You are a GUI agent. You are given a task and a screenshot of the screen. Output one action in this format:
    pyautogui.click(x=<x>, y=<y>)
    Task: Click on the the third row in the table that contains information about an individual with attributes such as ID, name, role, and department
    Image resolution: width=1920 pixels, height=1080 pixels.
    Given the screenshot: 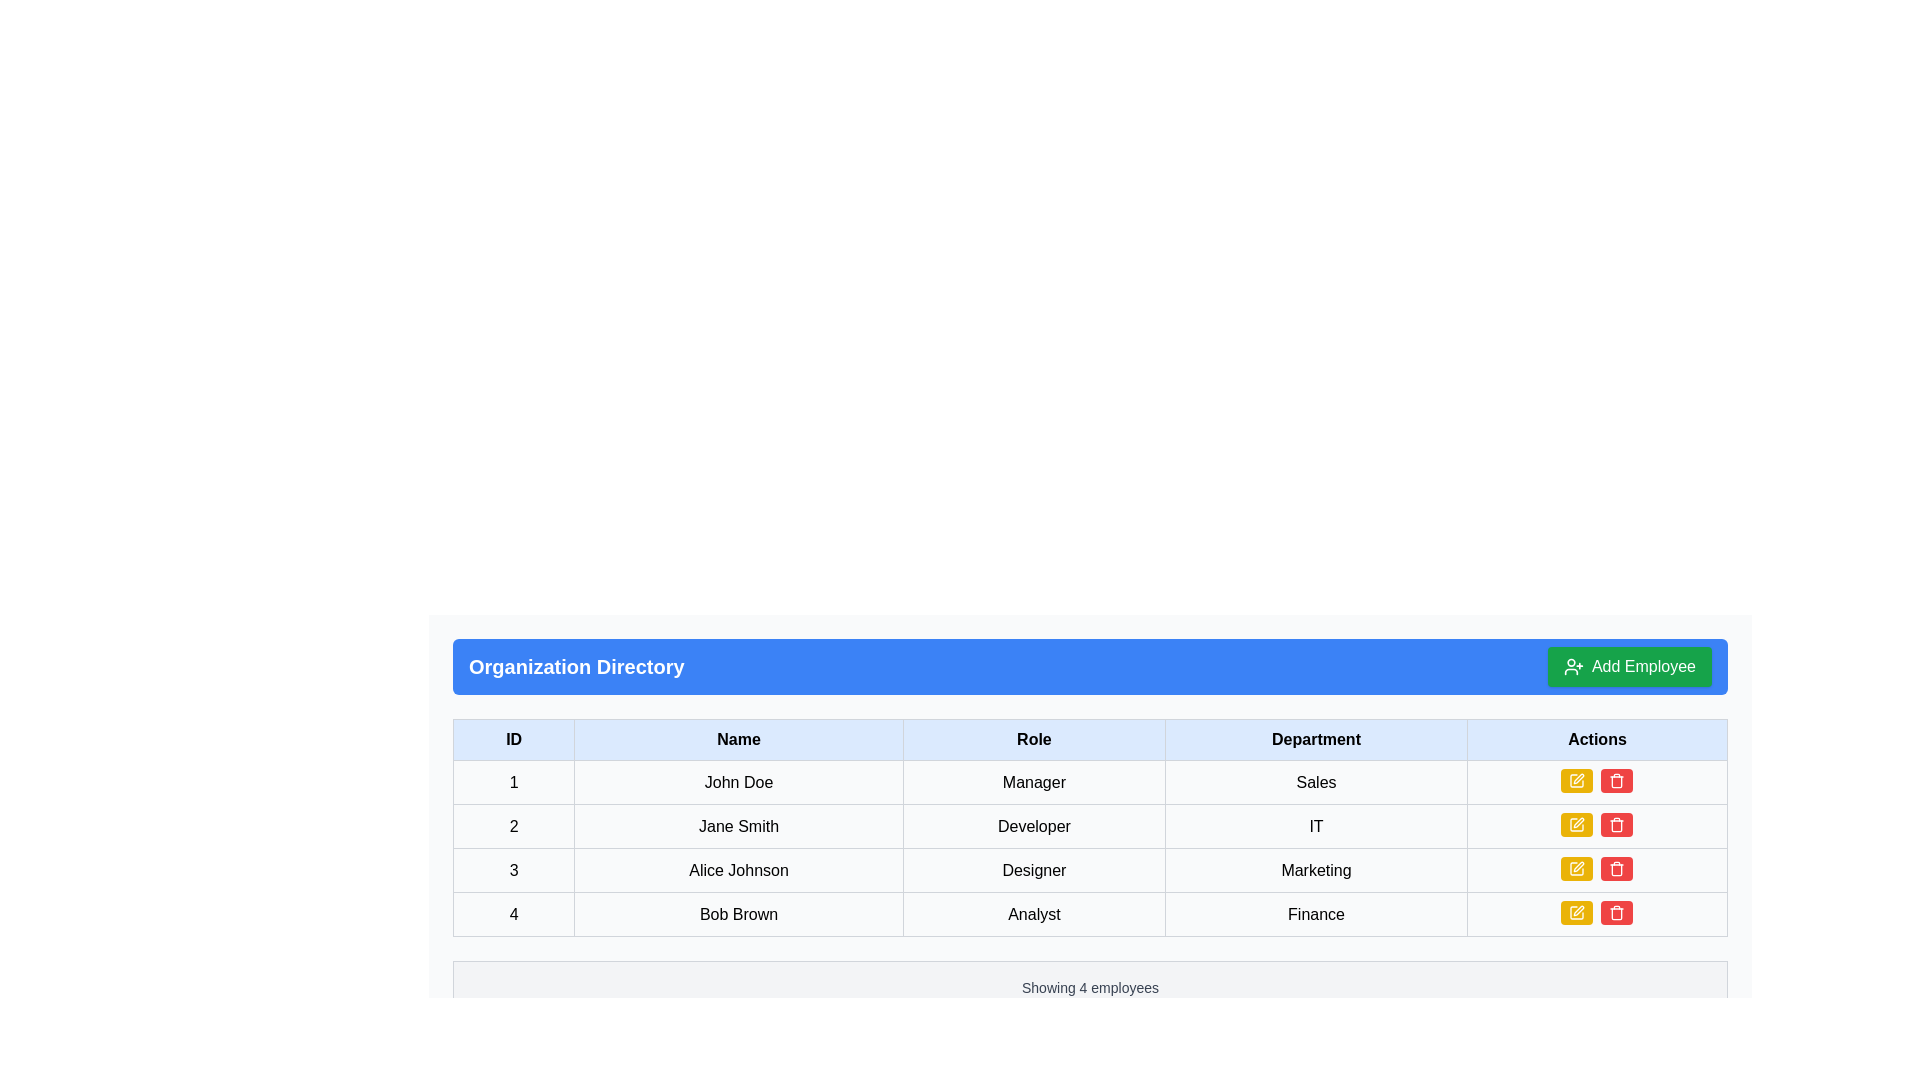 What is the action you would take?
    pyautogui.click(x=1089, y=869)
    